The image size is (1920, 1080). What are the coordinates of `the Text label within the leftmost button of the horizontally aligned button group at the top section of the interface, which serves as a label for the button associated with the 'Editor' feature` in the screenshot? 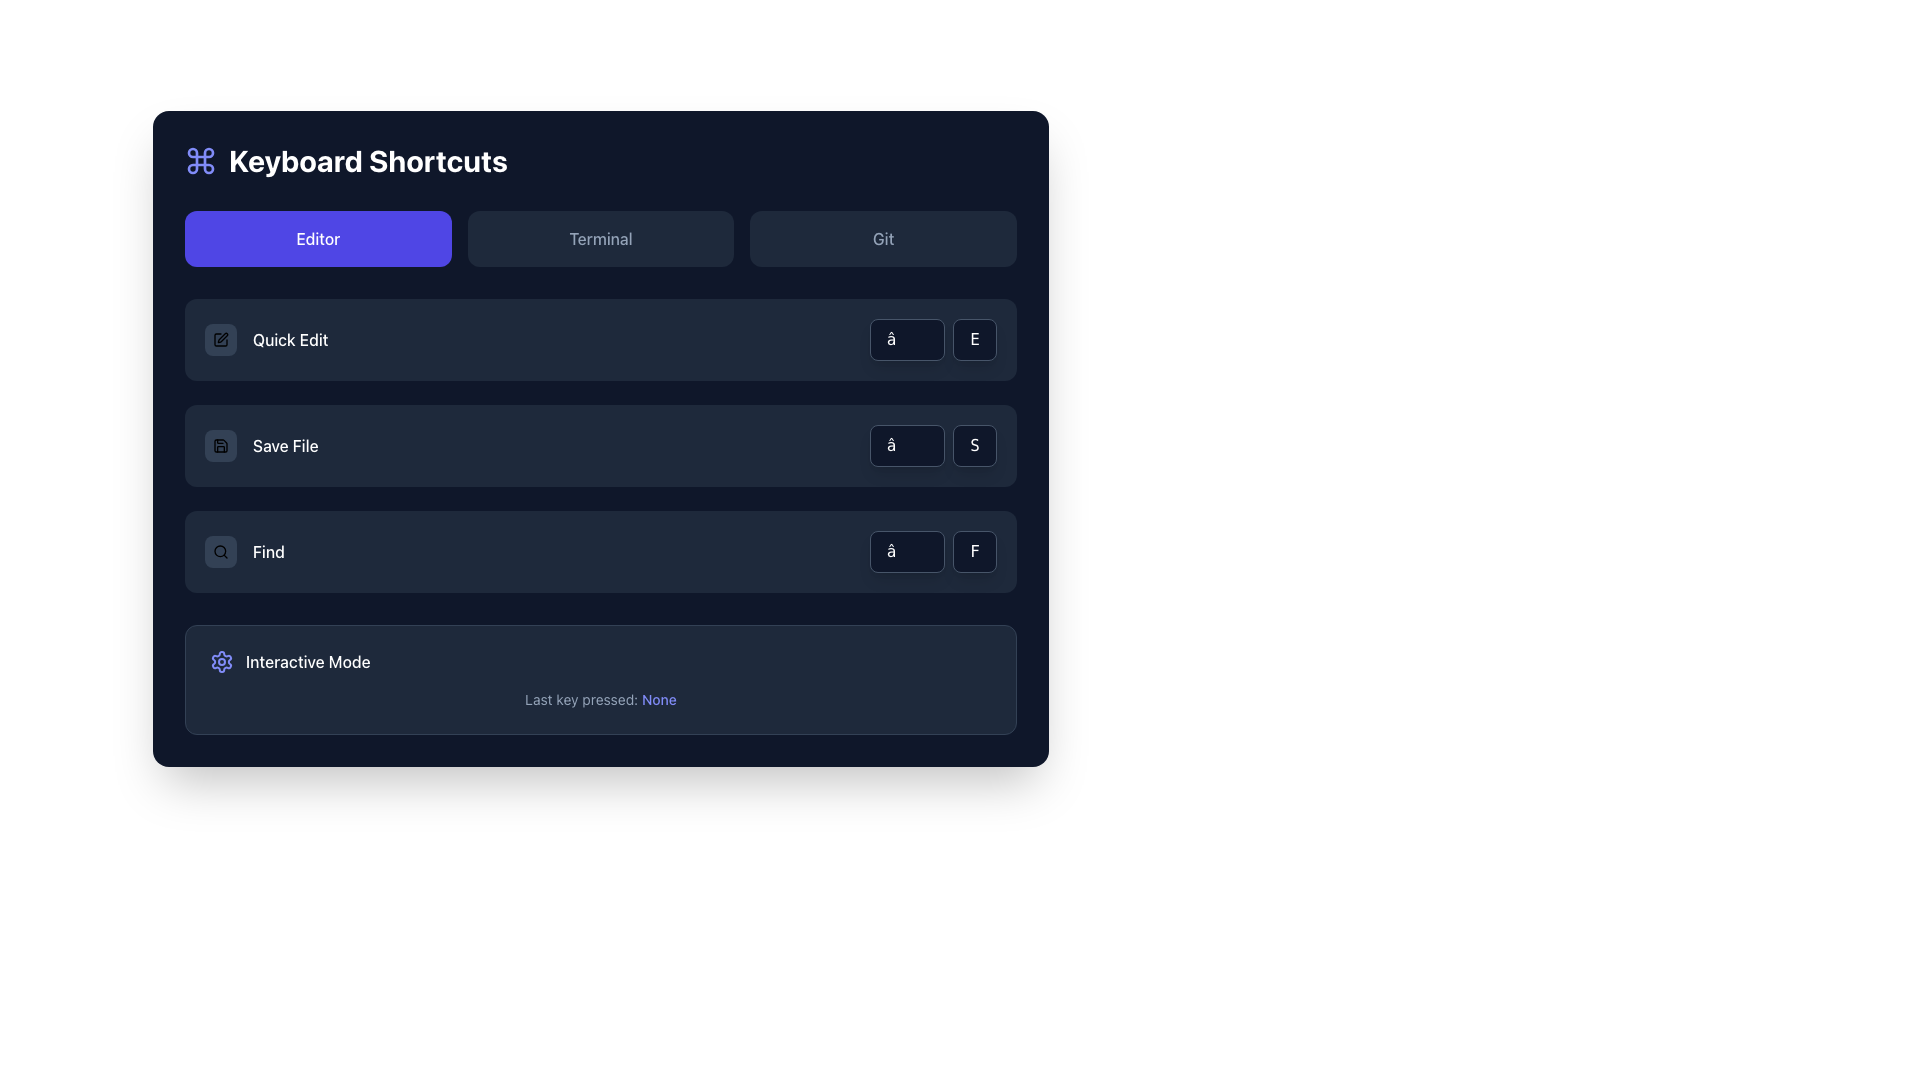 It's located at (317, 238).